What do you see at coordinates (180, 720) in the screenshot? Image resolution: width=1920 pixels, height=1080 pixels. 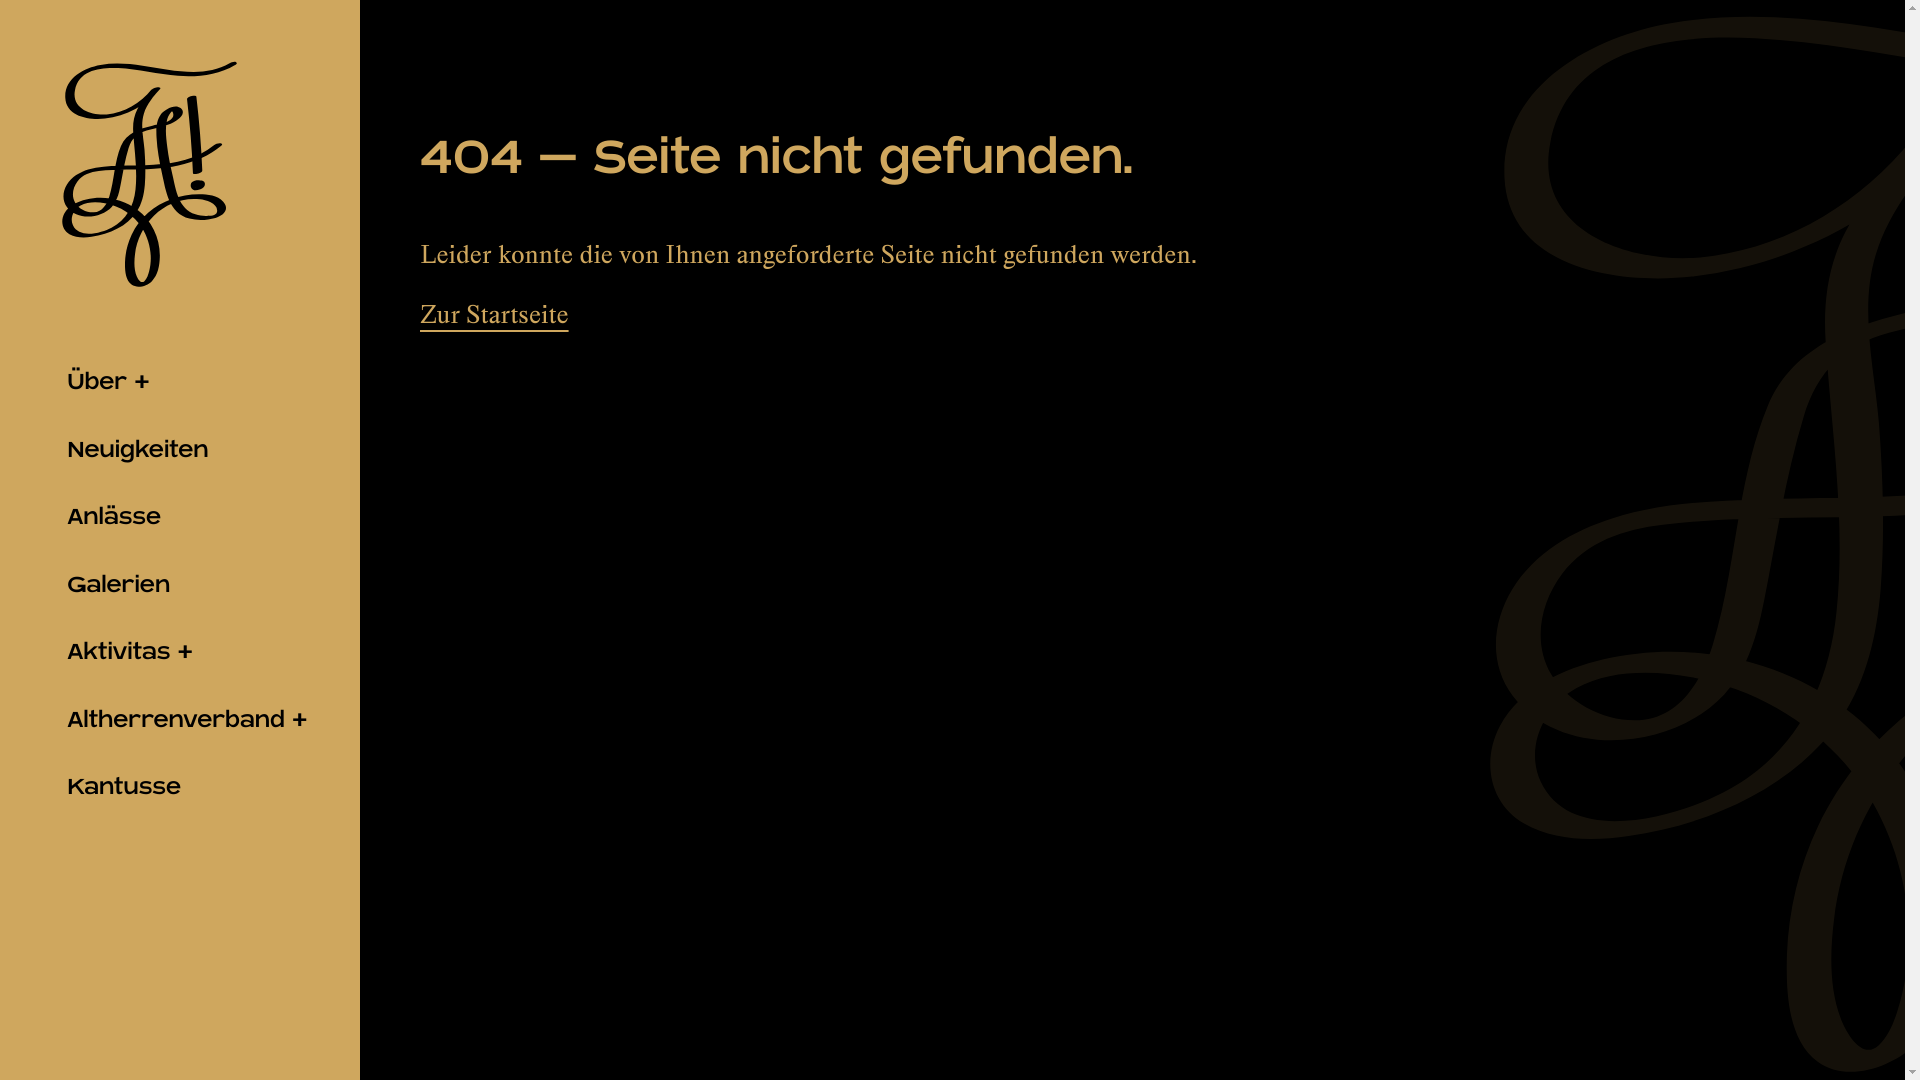 I see `'Altherrenverband'` at bounding box center [180, 720].